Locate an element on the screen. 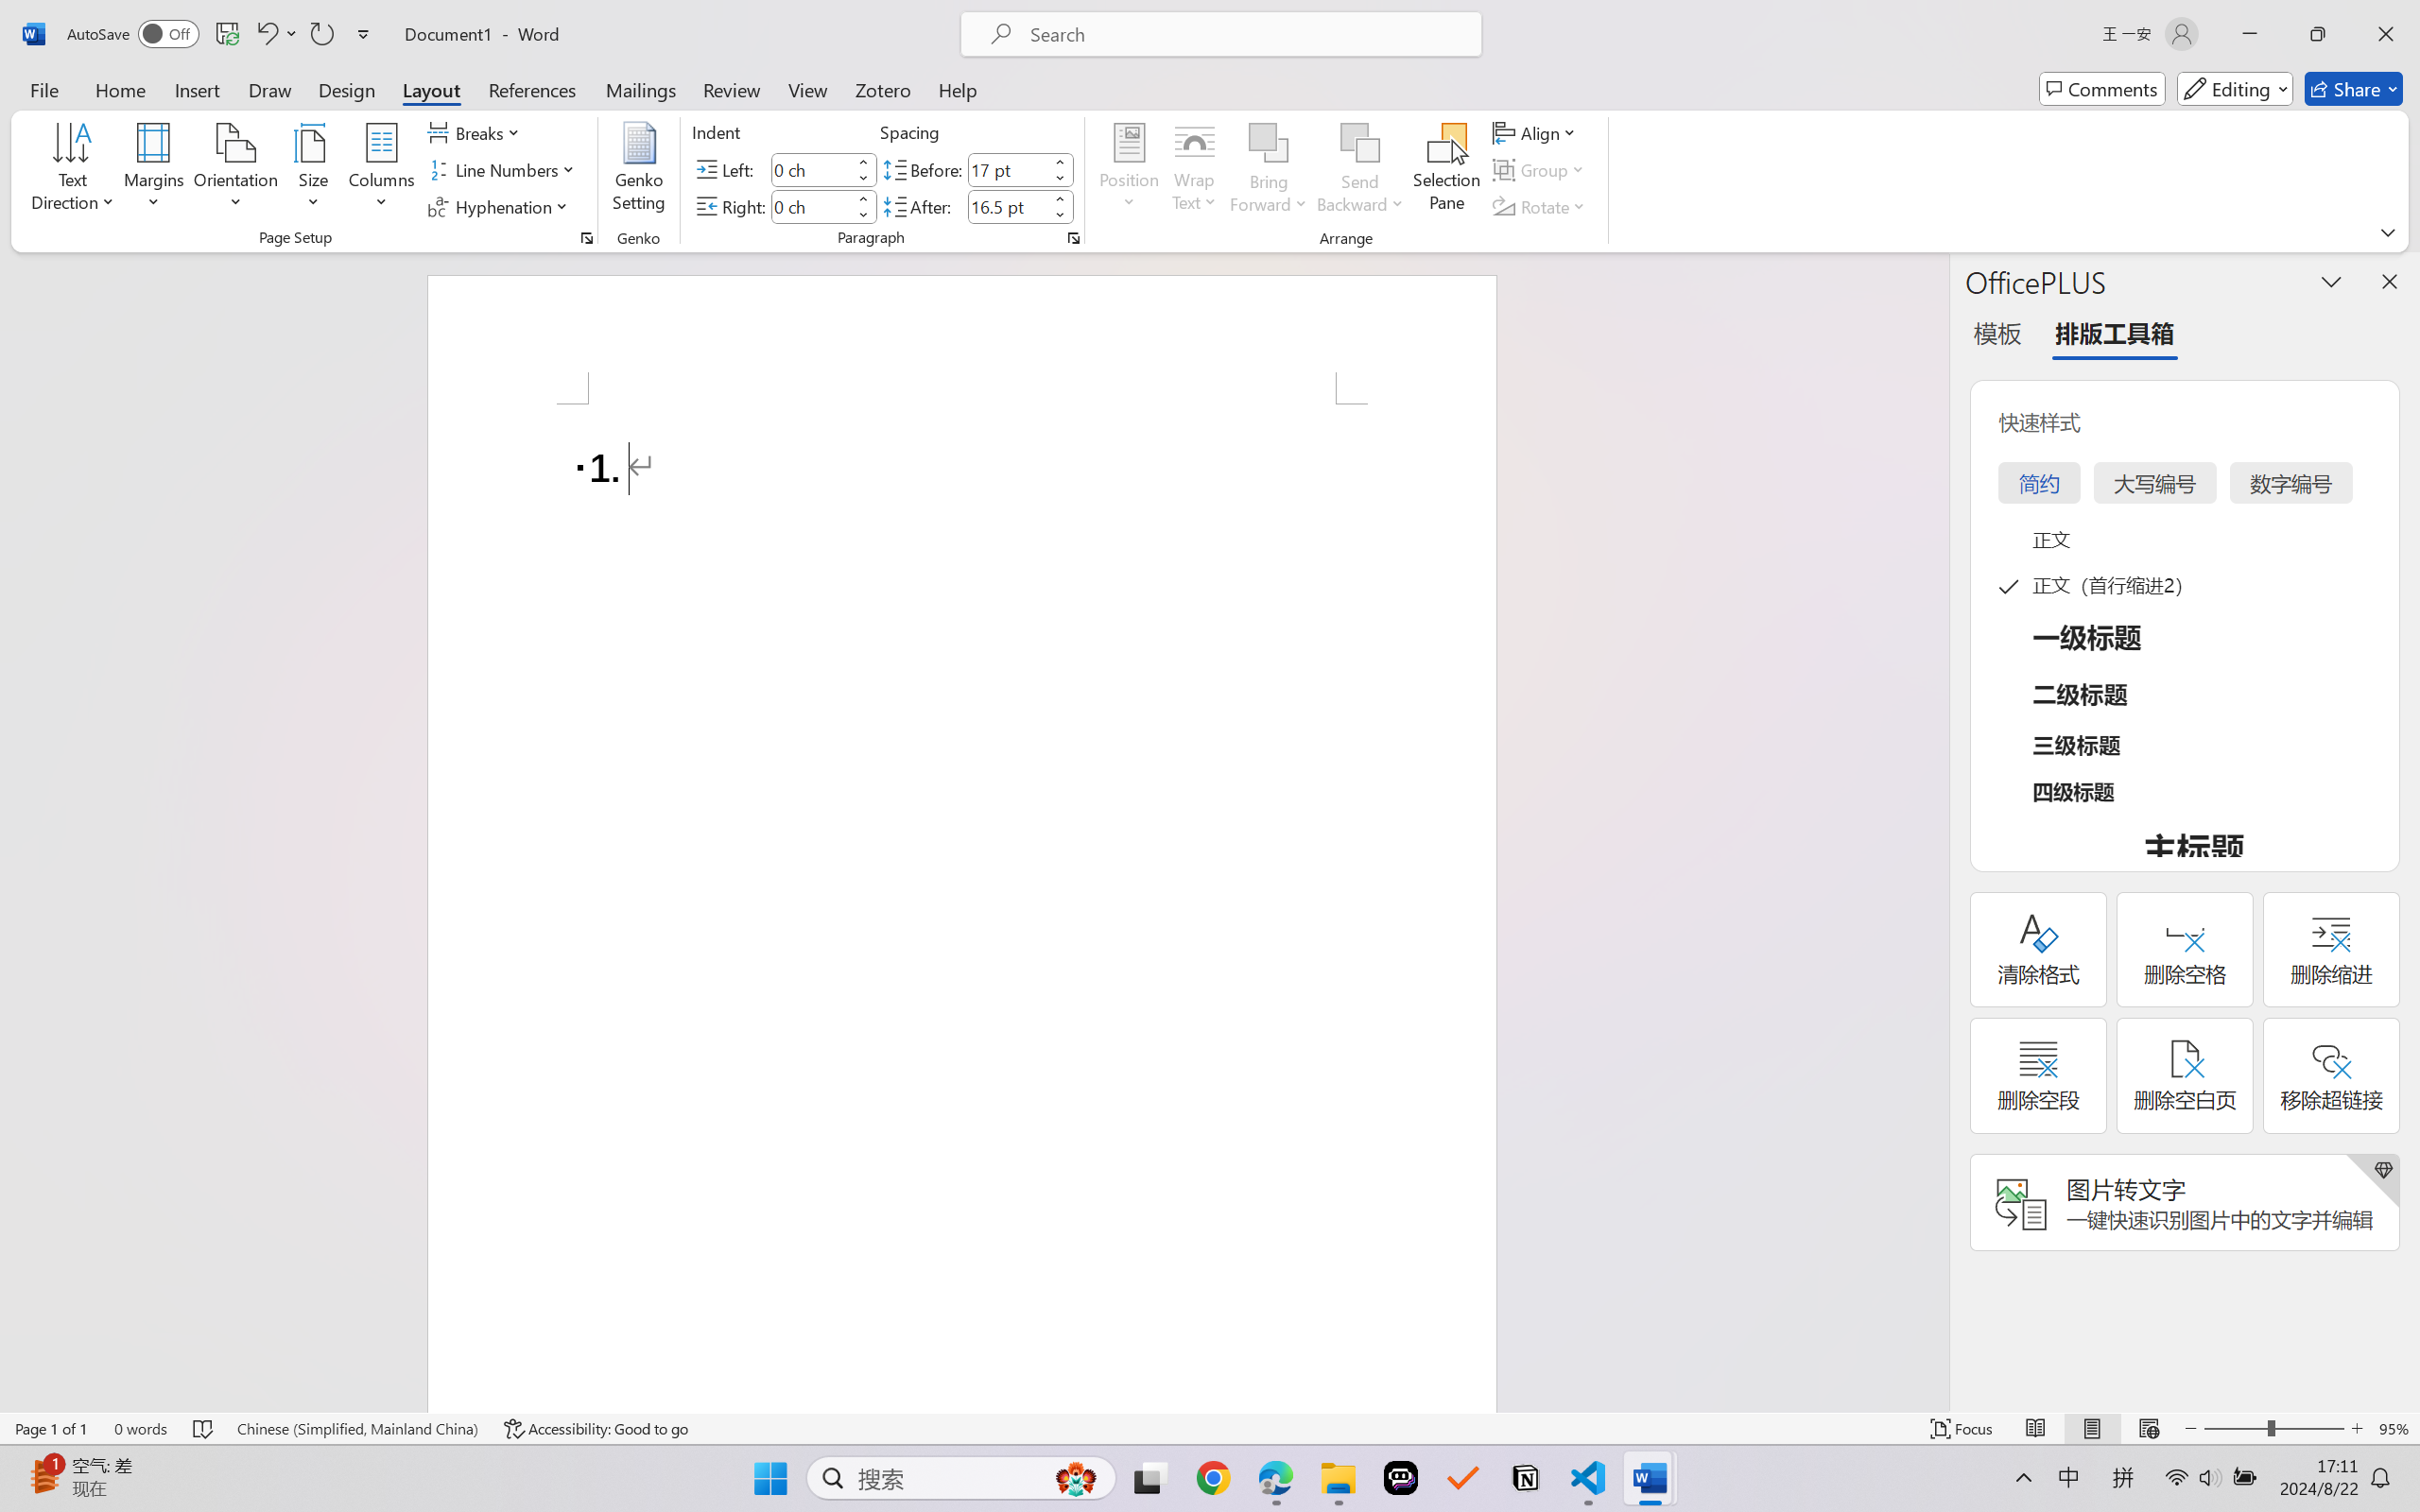  'Position' is located at coordinates (1128, 170).